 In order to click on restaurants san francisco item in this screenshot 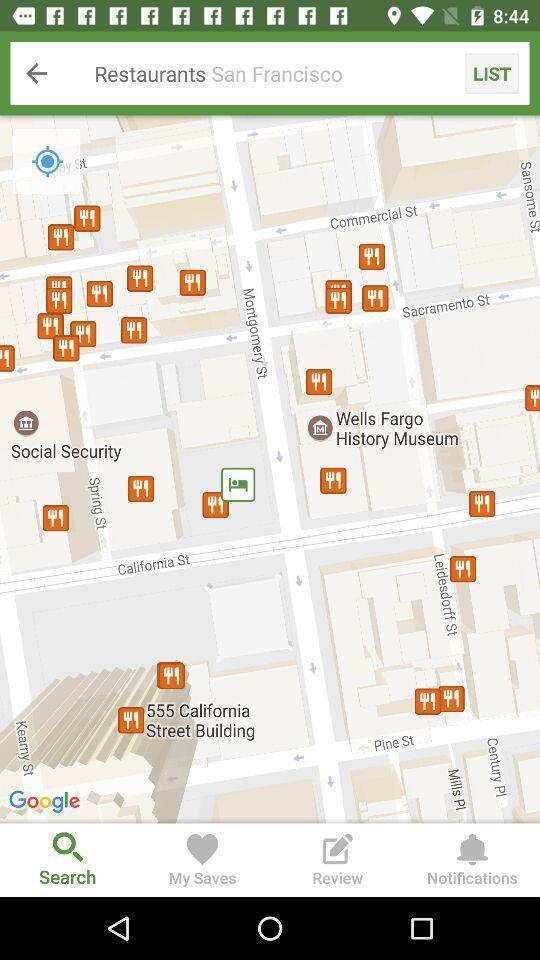, I will do `click(270, 73)`.